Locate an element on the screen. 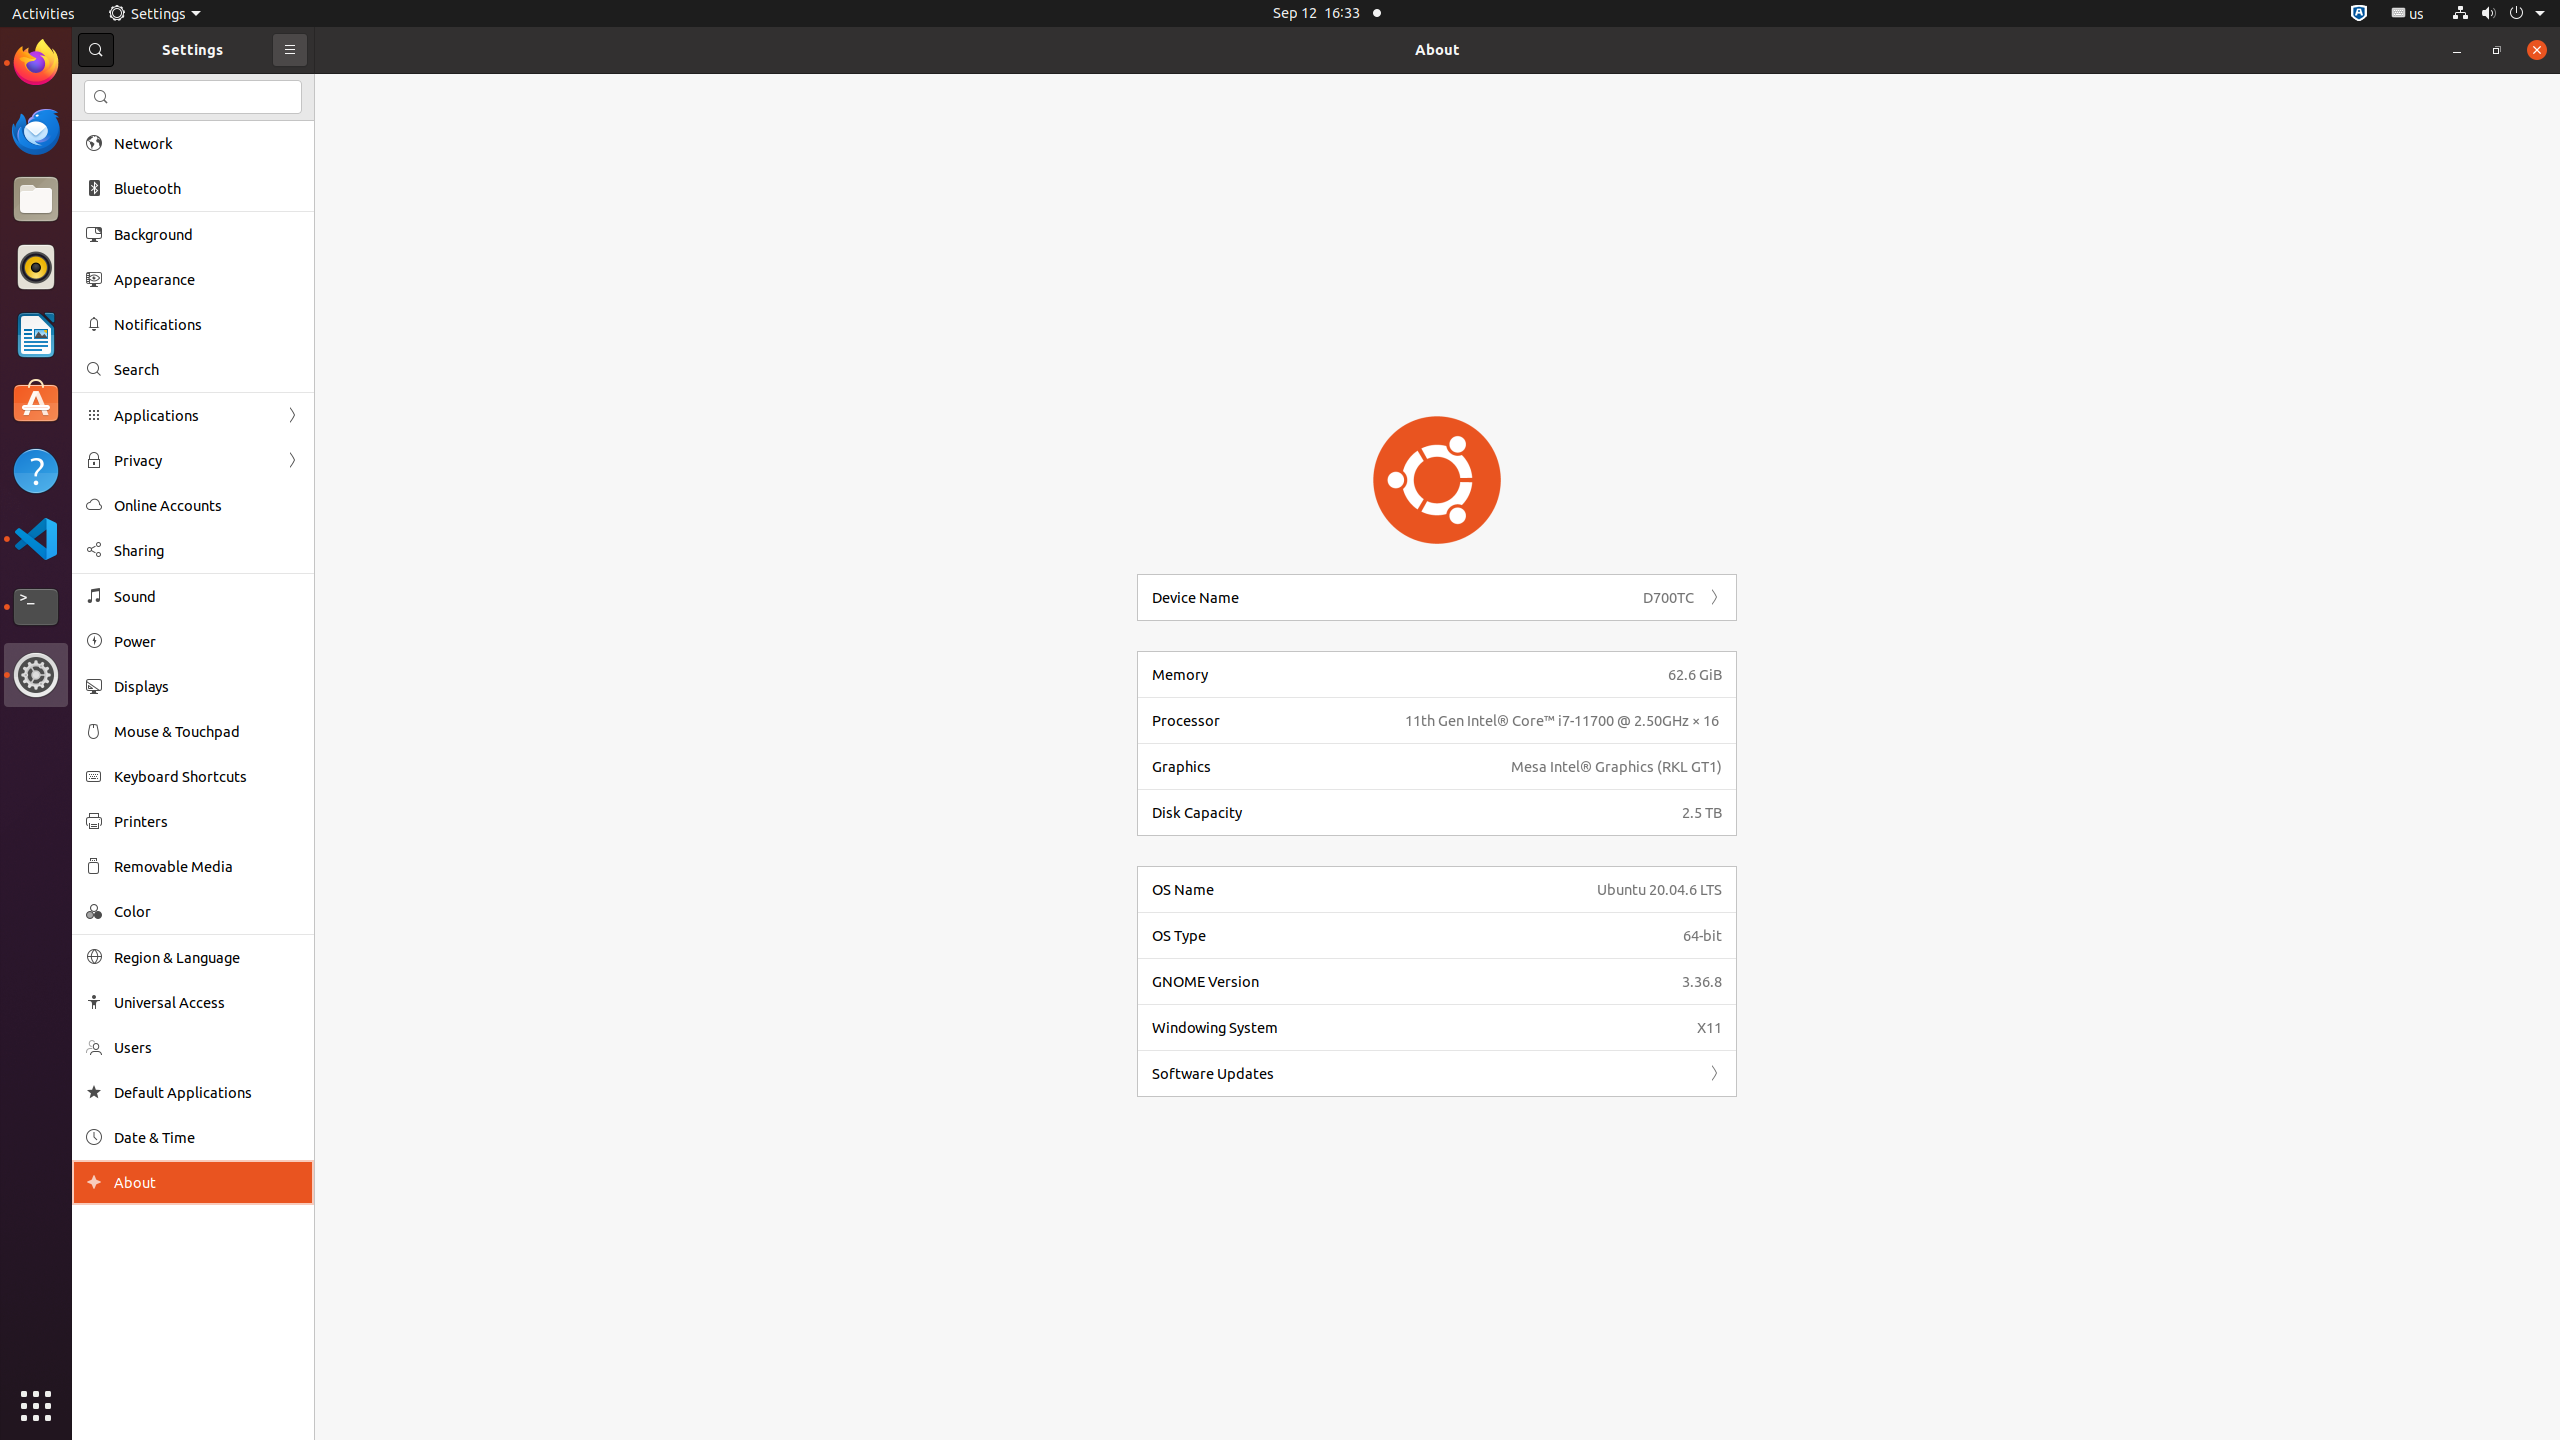 The width and height of the screenshot is (2560, 1440). 'Color' is located at coordinates (207, 911).